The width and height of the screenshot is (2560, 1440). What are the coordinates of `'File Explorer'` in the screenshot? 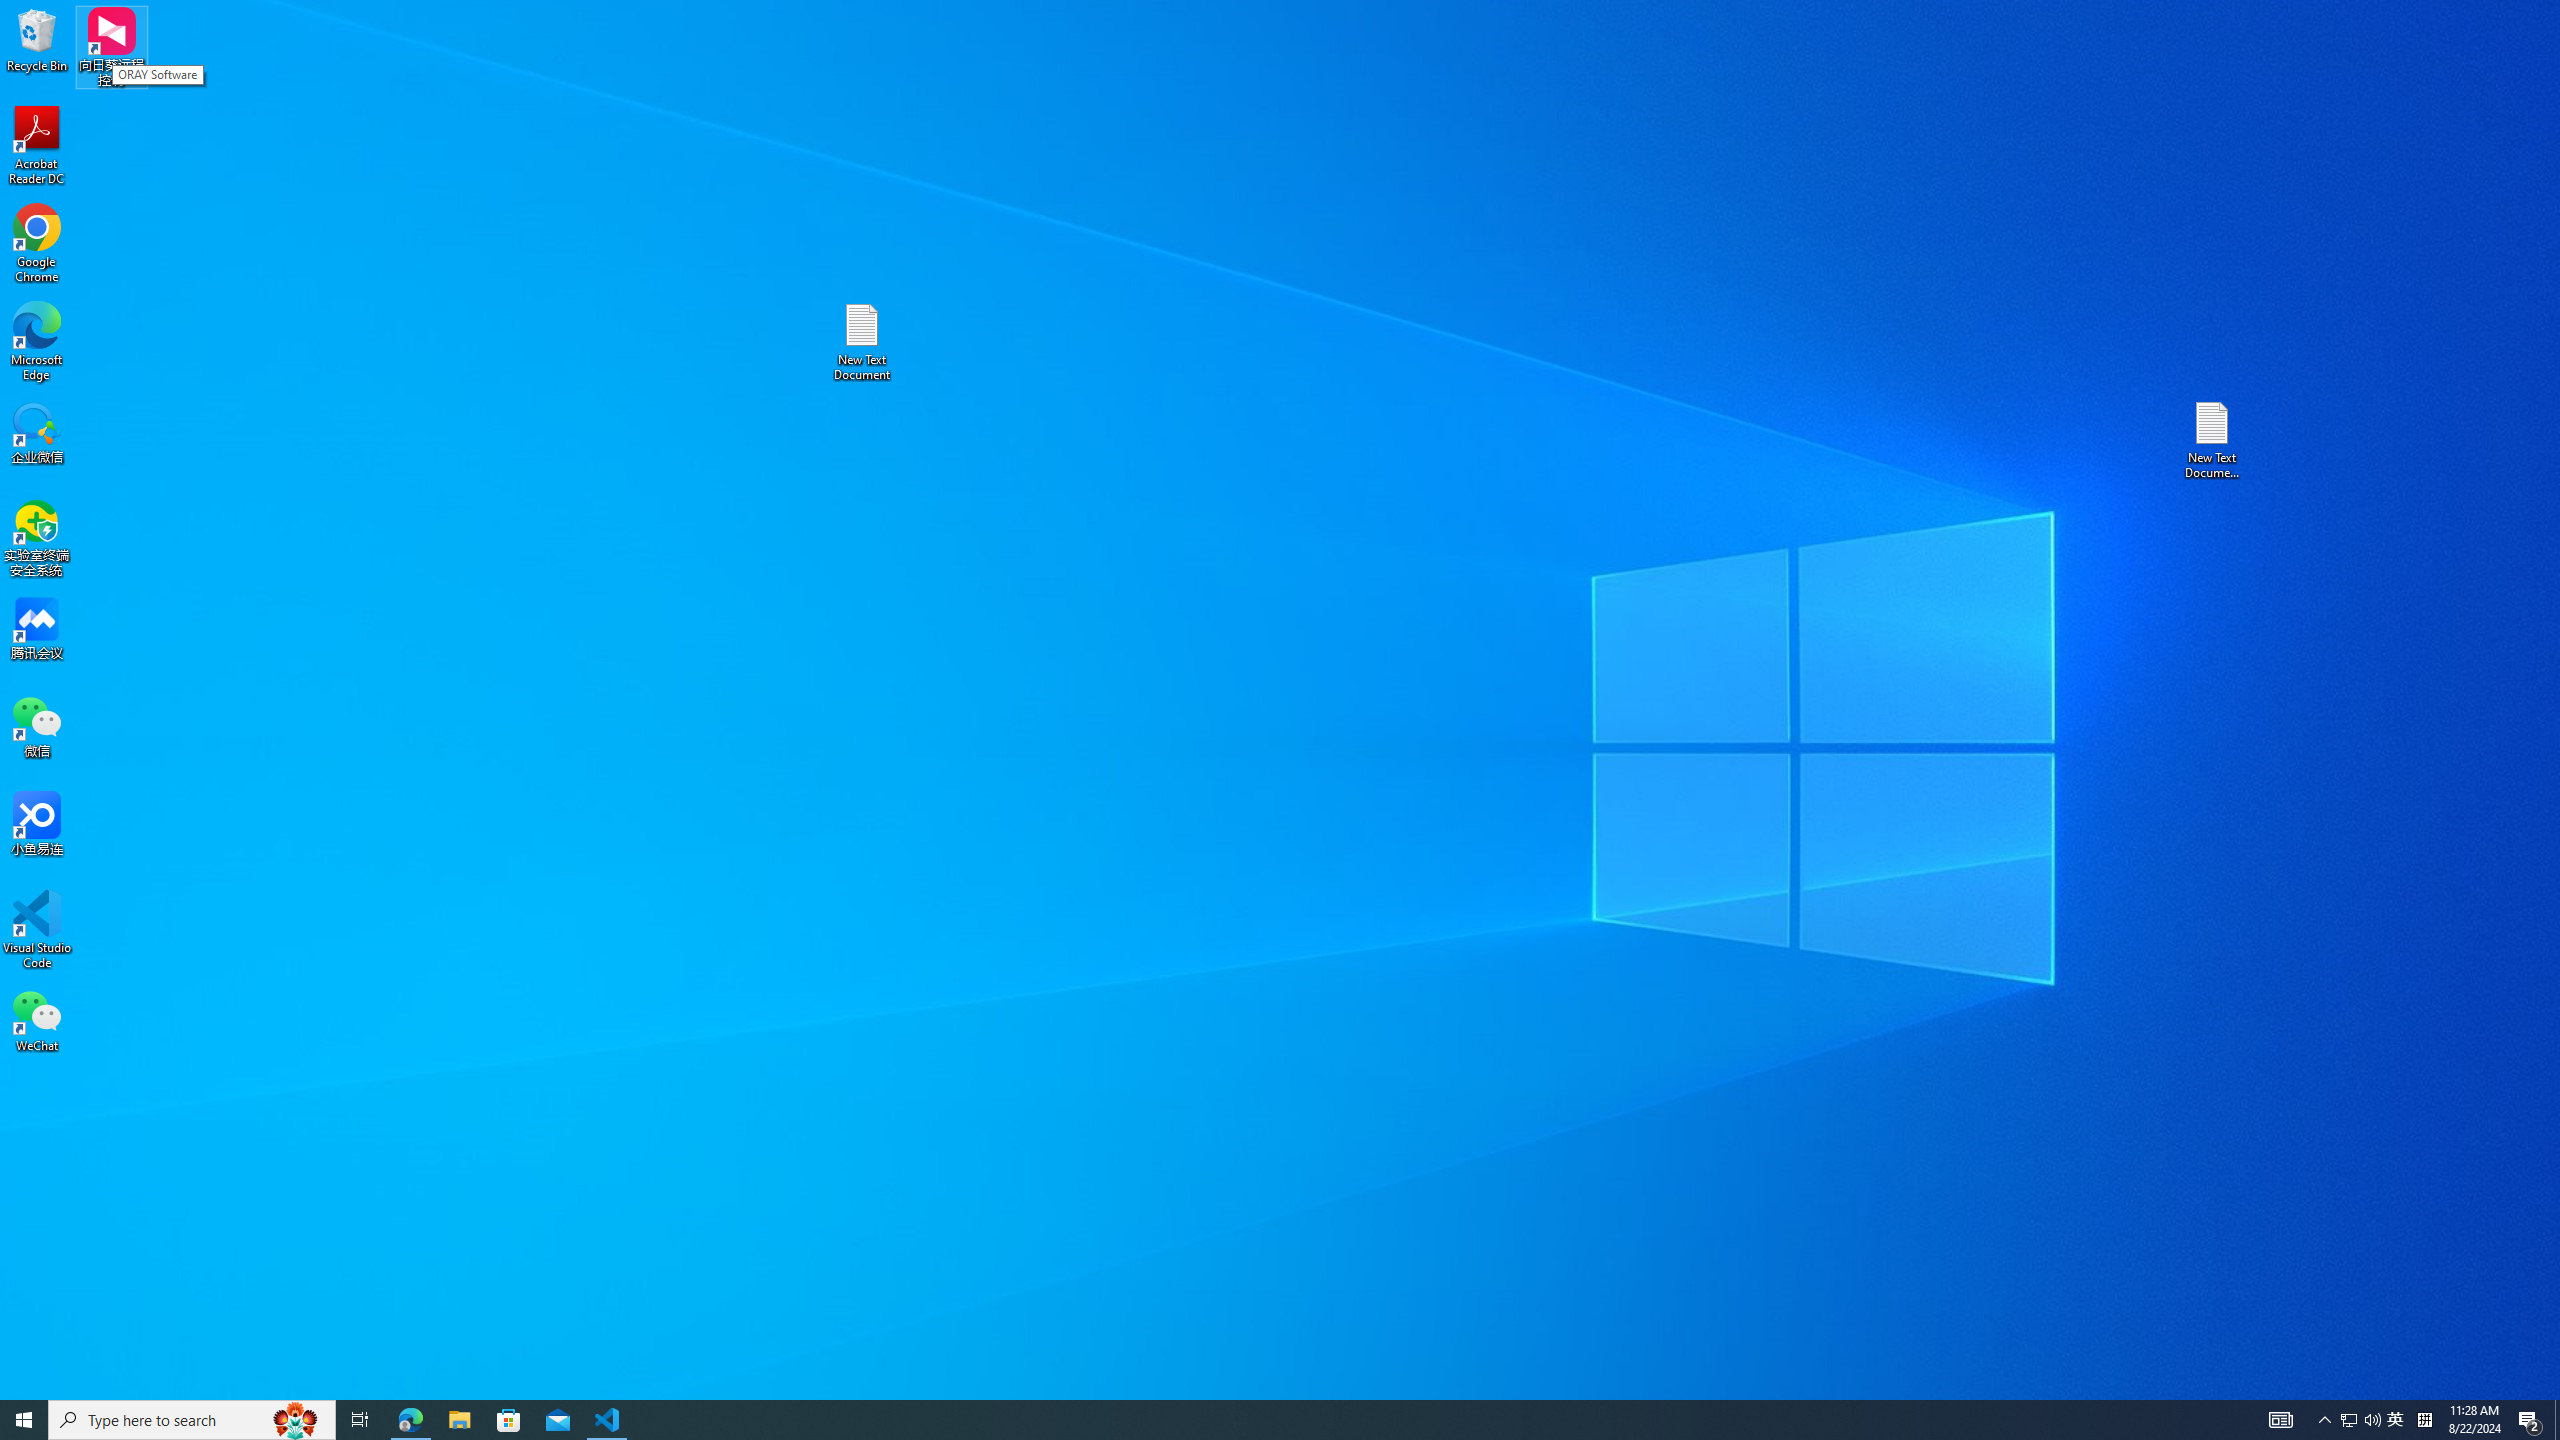 It's located at (458, 1418).